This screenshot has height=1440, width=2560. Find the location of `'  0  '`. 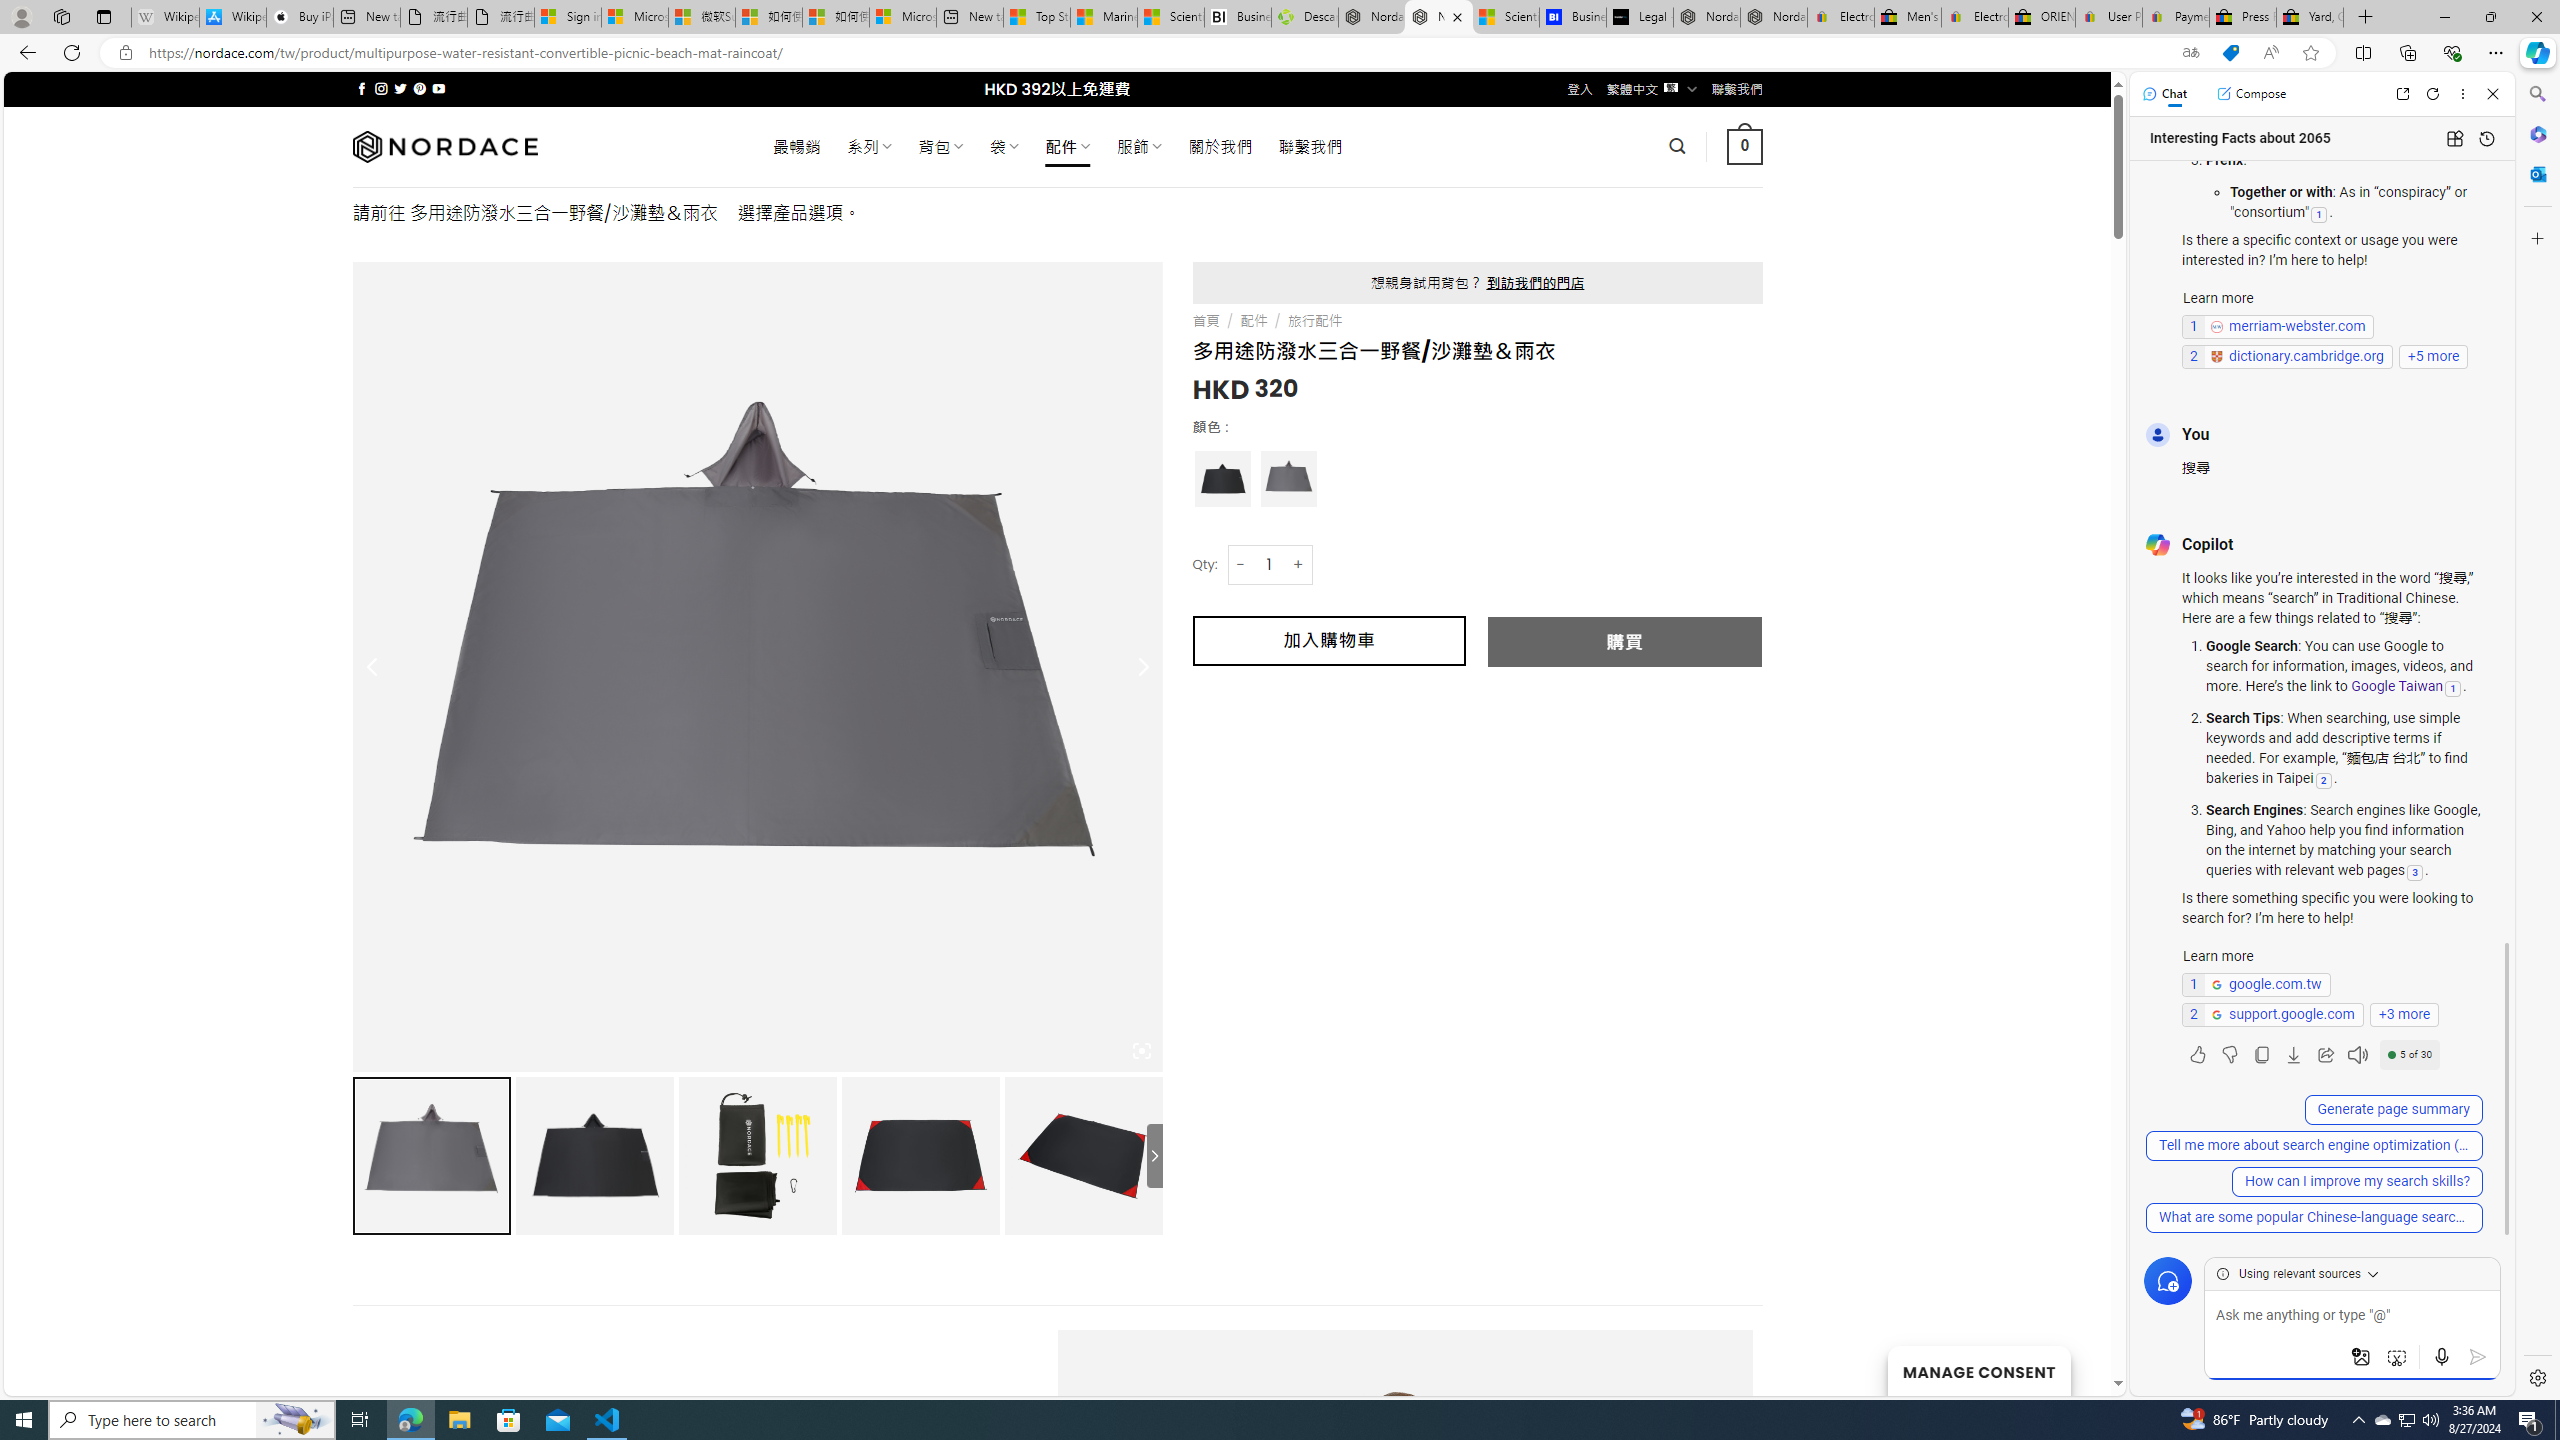

'  0  ' is located at coordinates (1744, 145).